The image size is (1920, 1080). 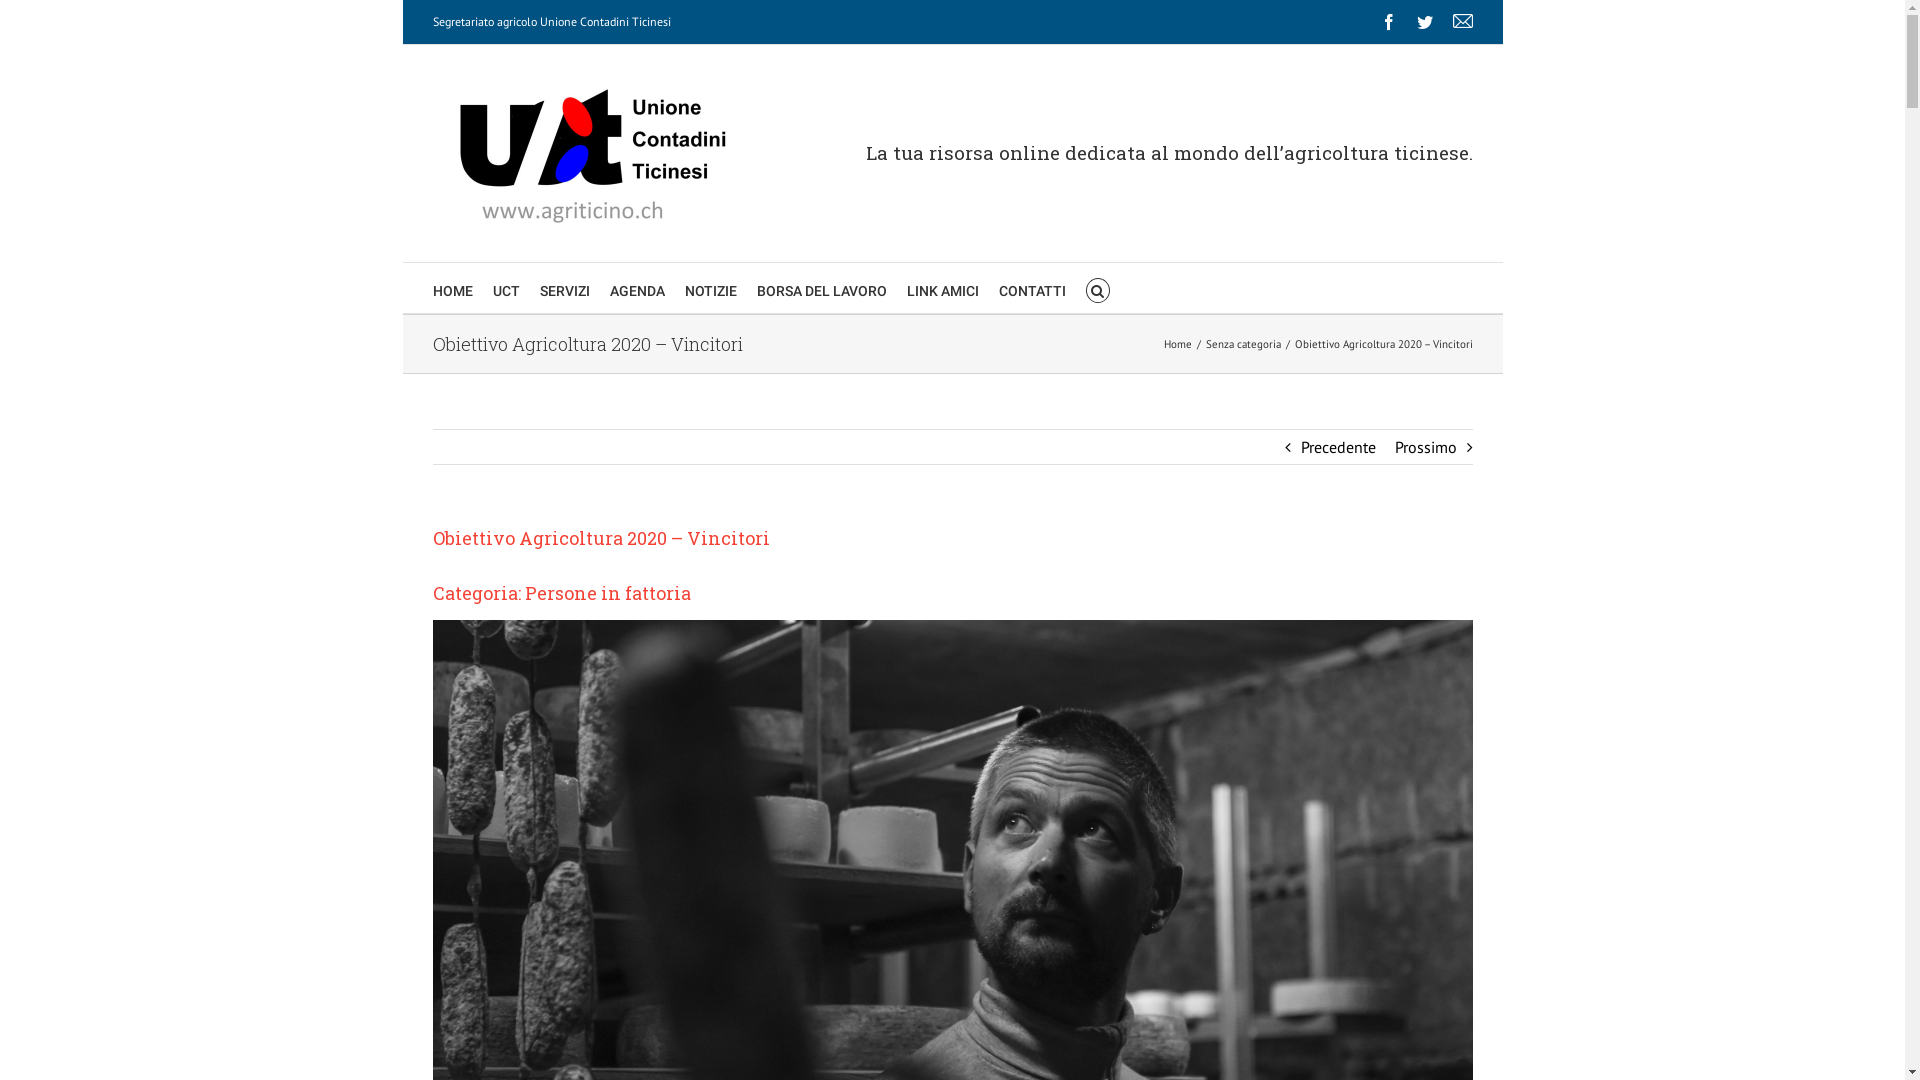 I want to click on 'NOTIZIE', so click(x=684, y=288).